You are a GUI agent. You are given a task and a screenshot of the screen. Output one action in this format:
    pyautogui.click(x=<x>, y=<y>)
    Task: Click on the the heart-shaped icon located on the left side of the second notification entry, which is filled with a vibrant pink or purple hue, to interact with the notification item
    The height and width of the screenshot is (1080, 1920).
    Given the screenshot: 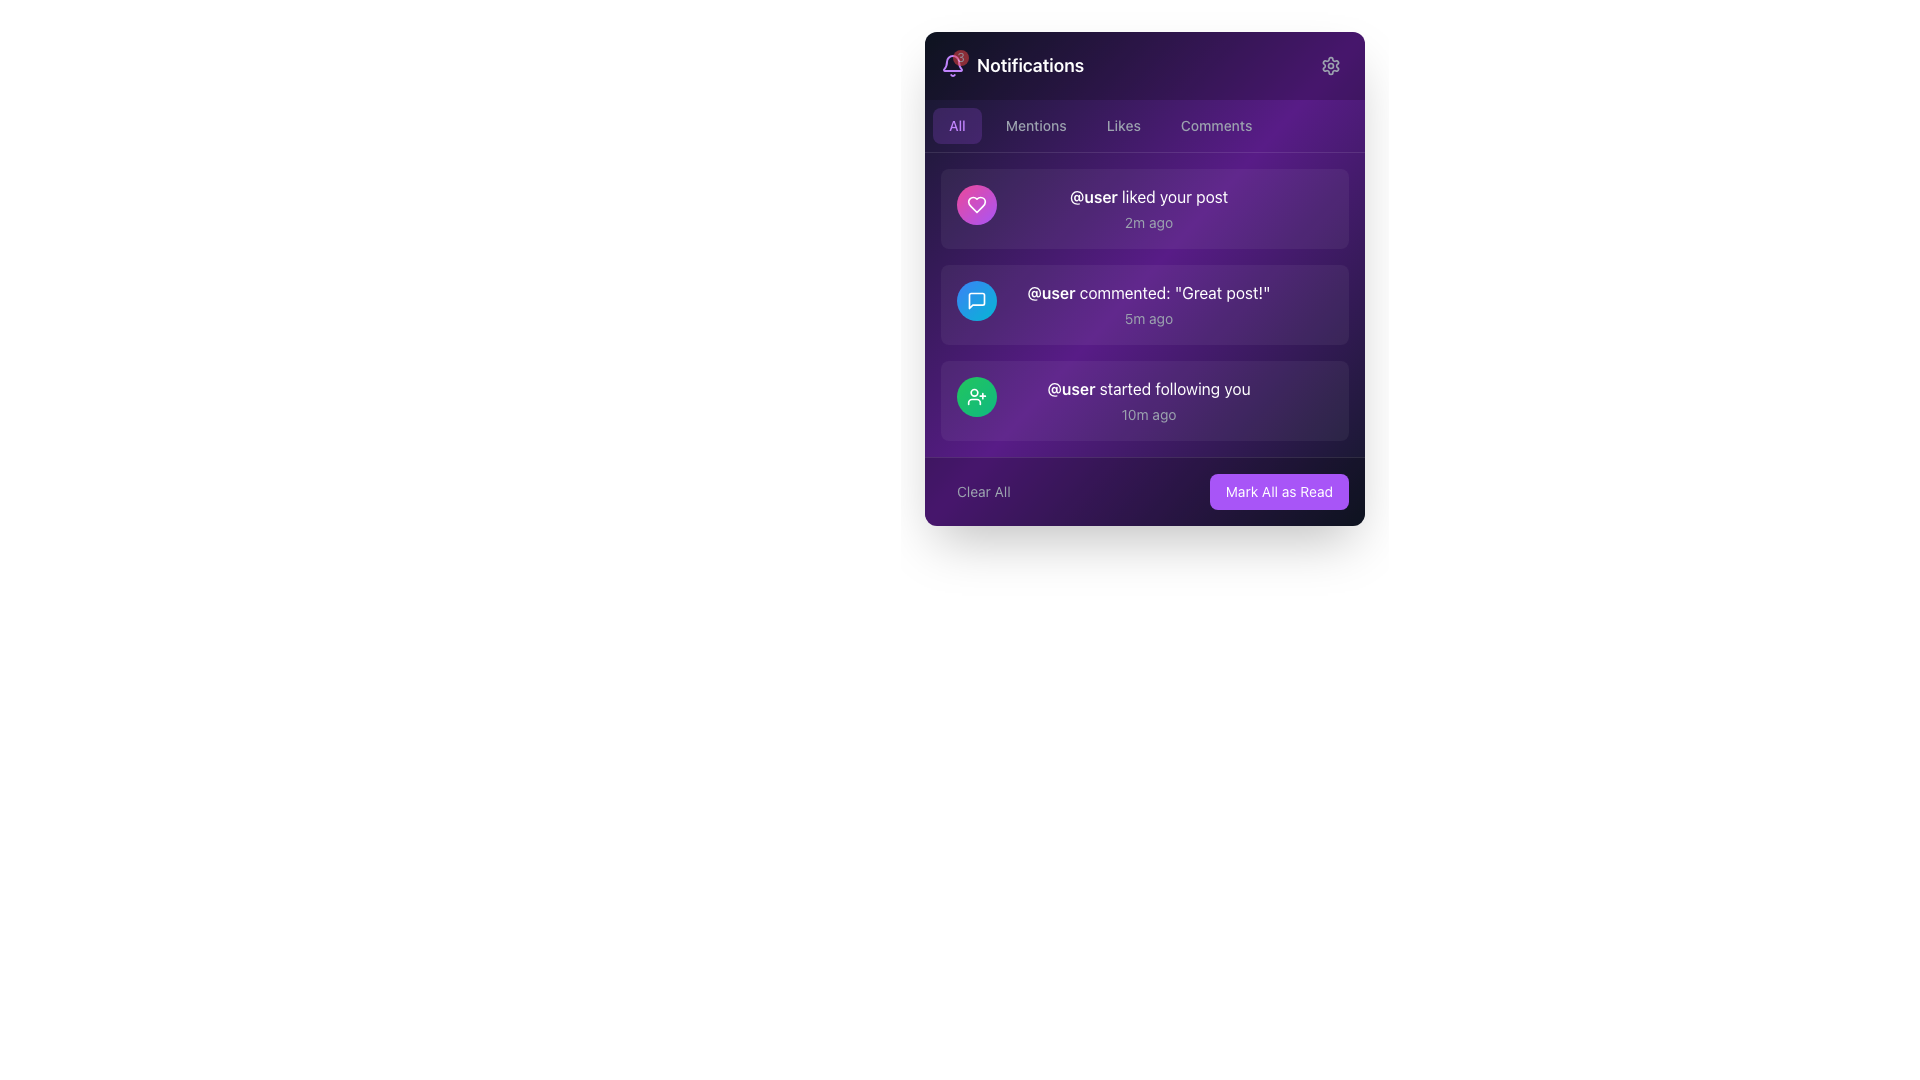 What is the action you would take?
    pyautogui.click(x=977, y=204)
    